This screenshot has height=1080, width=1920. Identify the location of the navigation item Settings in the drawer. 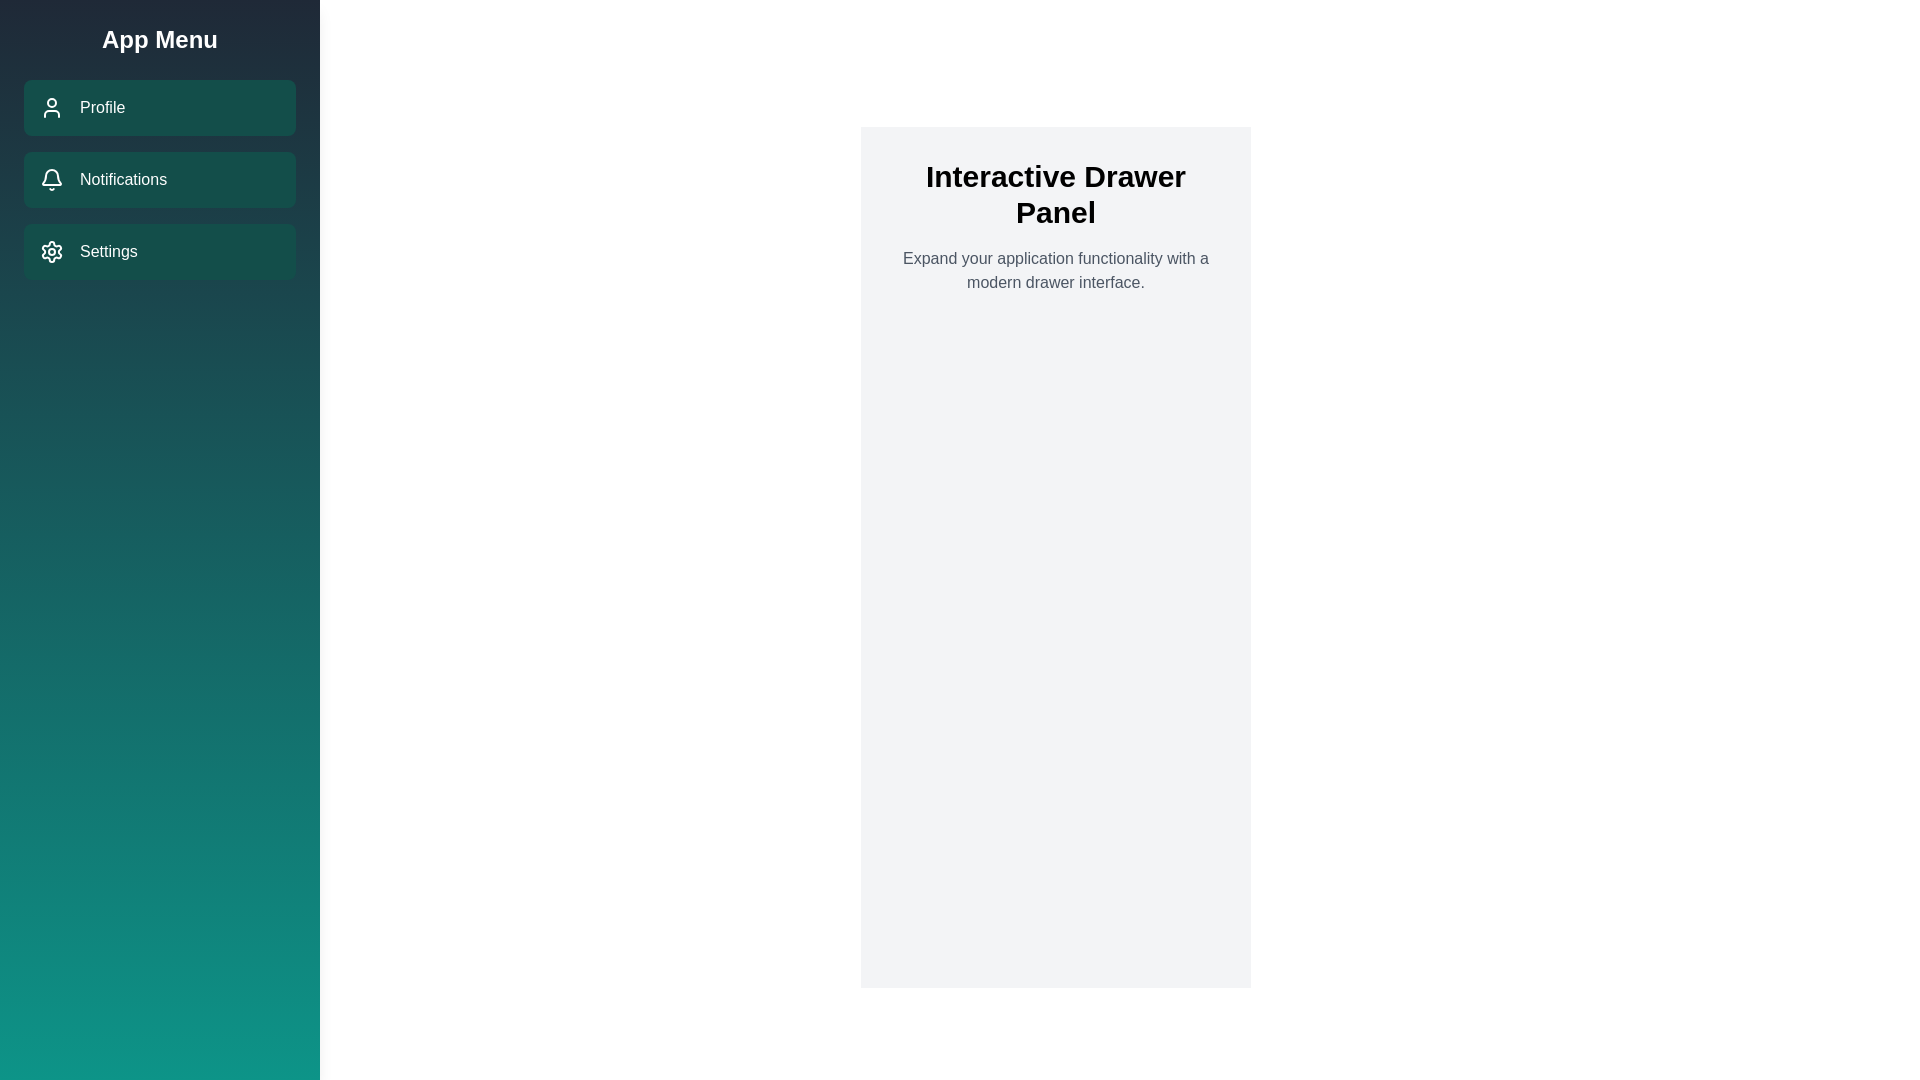
(158, 250).